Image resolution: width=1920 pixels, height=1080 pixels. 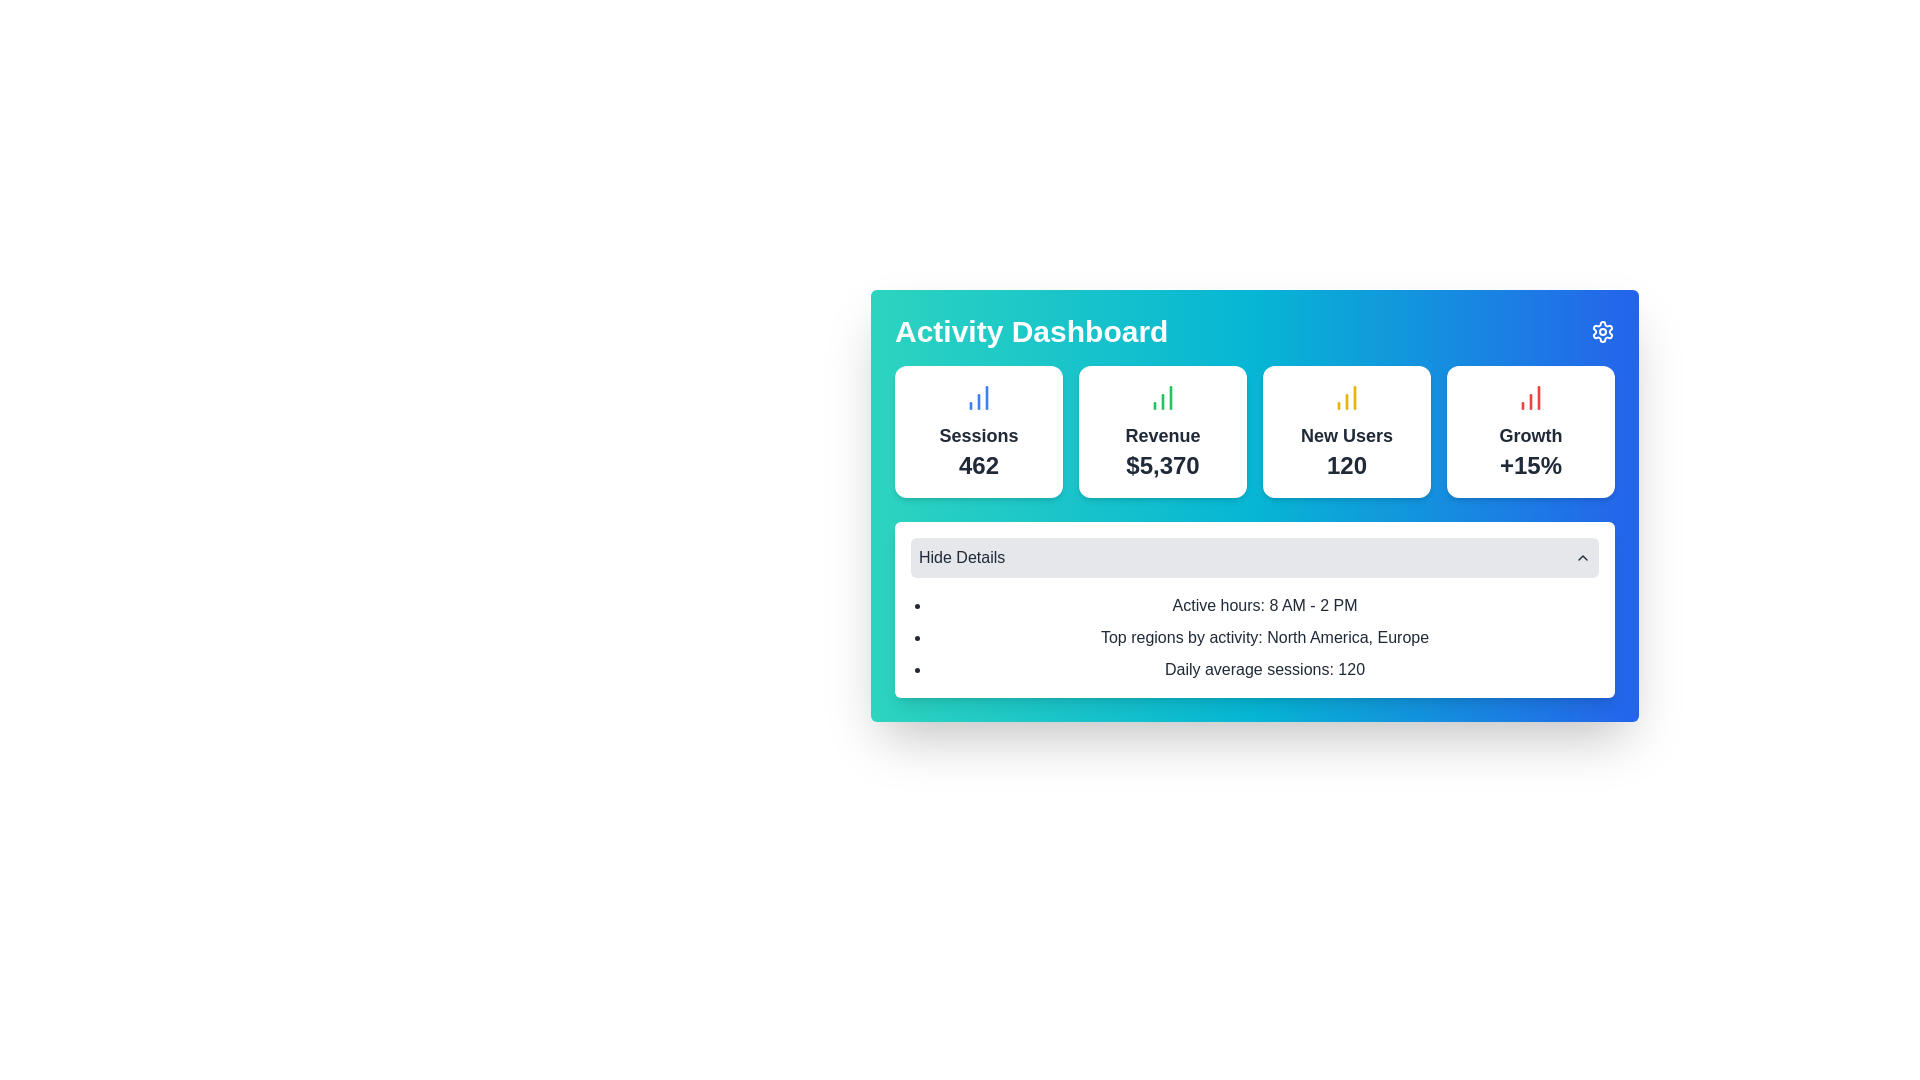 I want to click on numerical value '462' displayed in bold black font below the 'Sessions' label inside the white card in the top left corner of the interface, so click(x=979, y=466).